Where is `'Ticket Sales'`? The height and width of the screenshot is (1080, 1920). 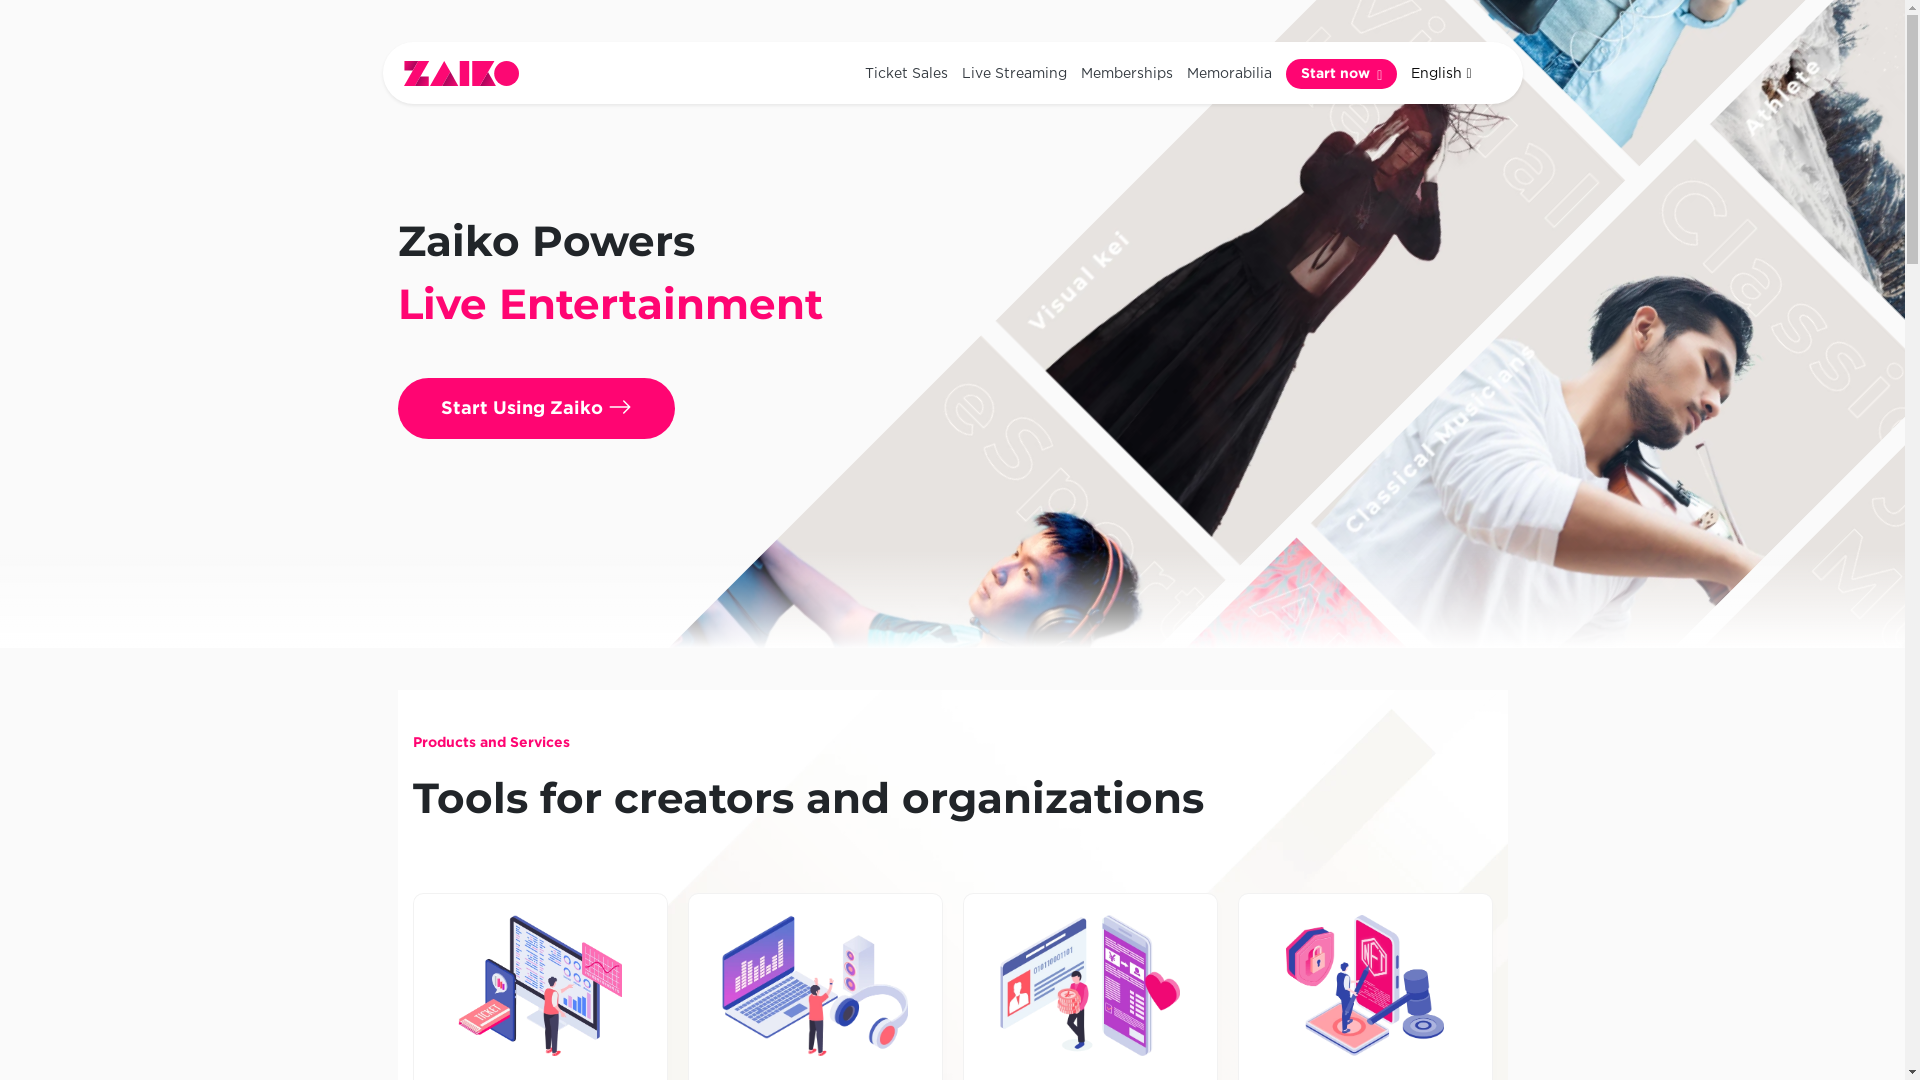 'Ticket Sales' is located at coordinates (905, 72).